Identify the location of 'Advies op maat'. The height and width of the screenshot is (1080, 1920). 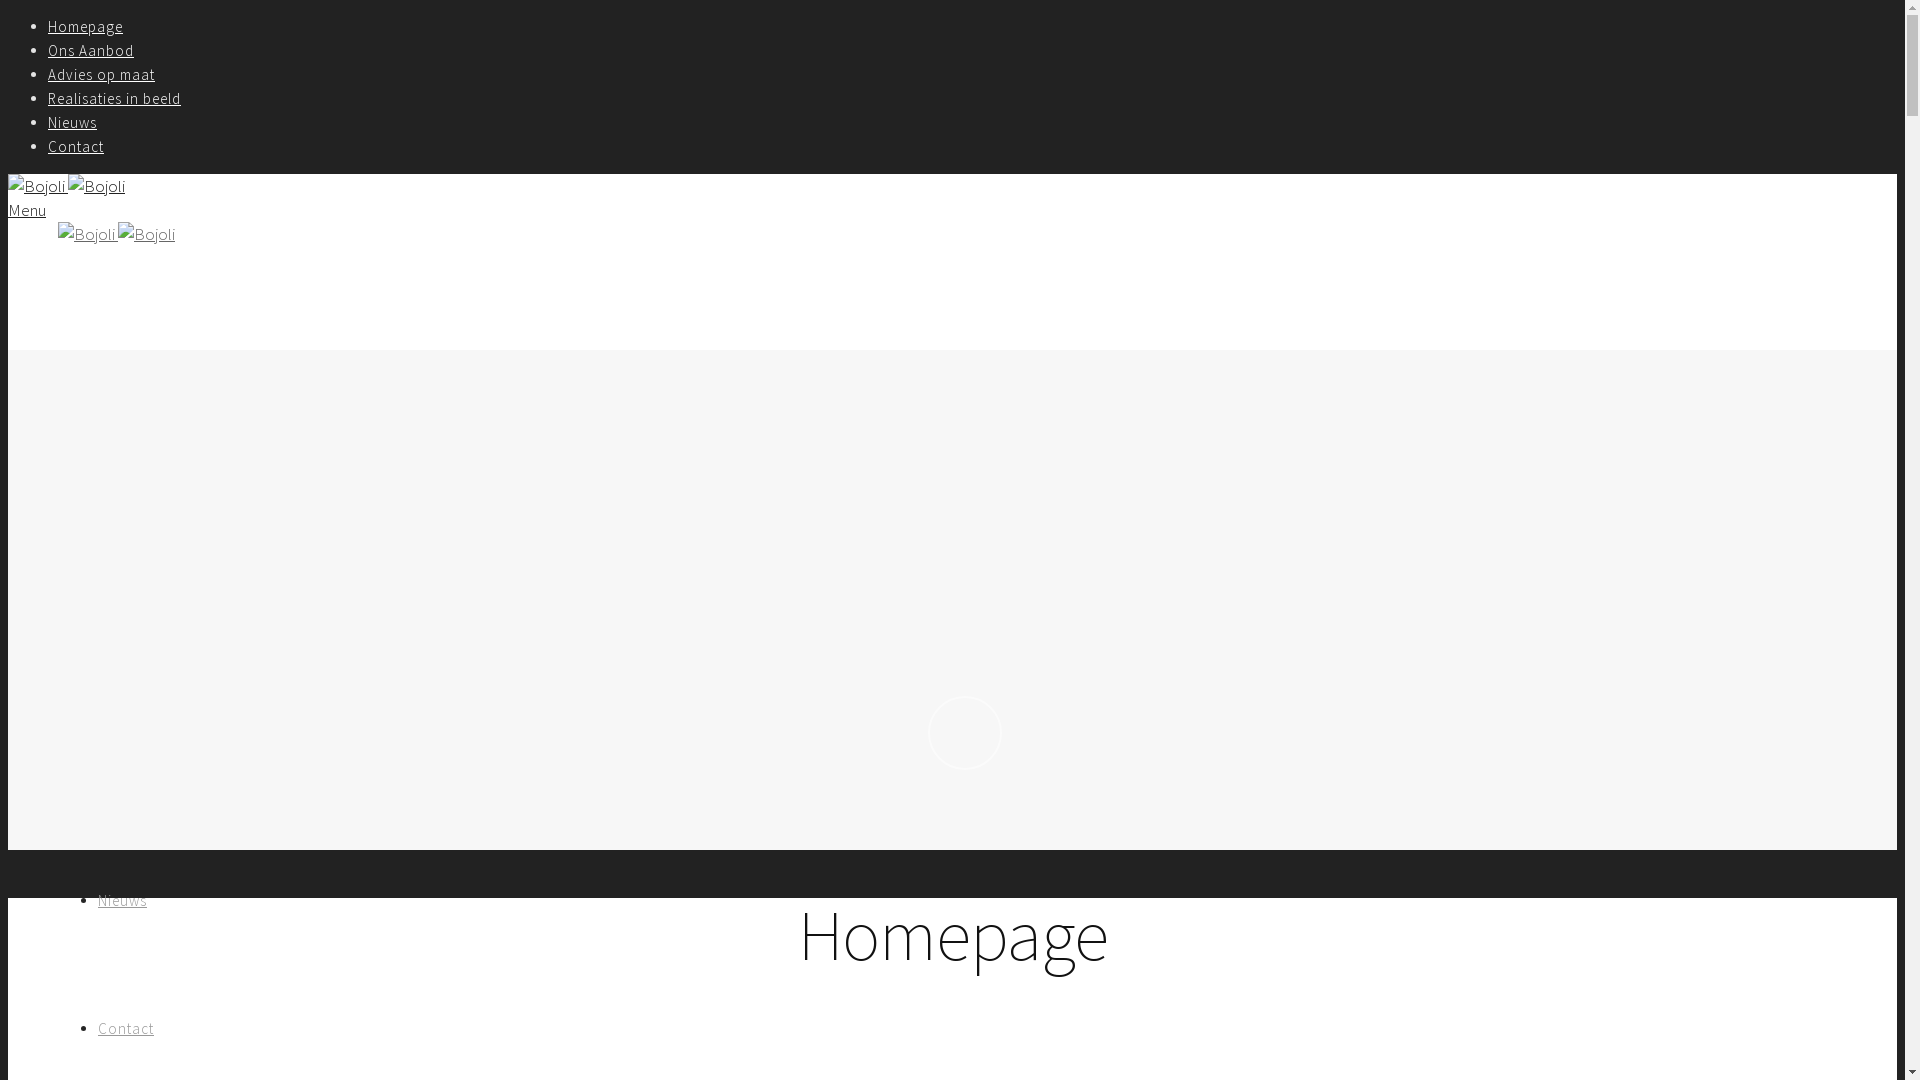
(48, 73).